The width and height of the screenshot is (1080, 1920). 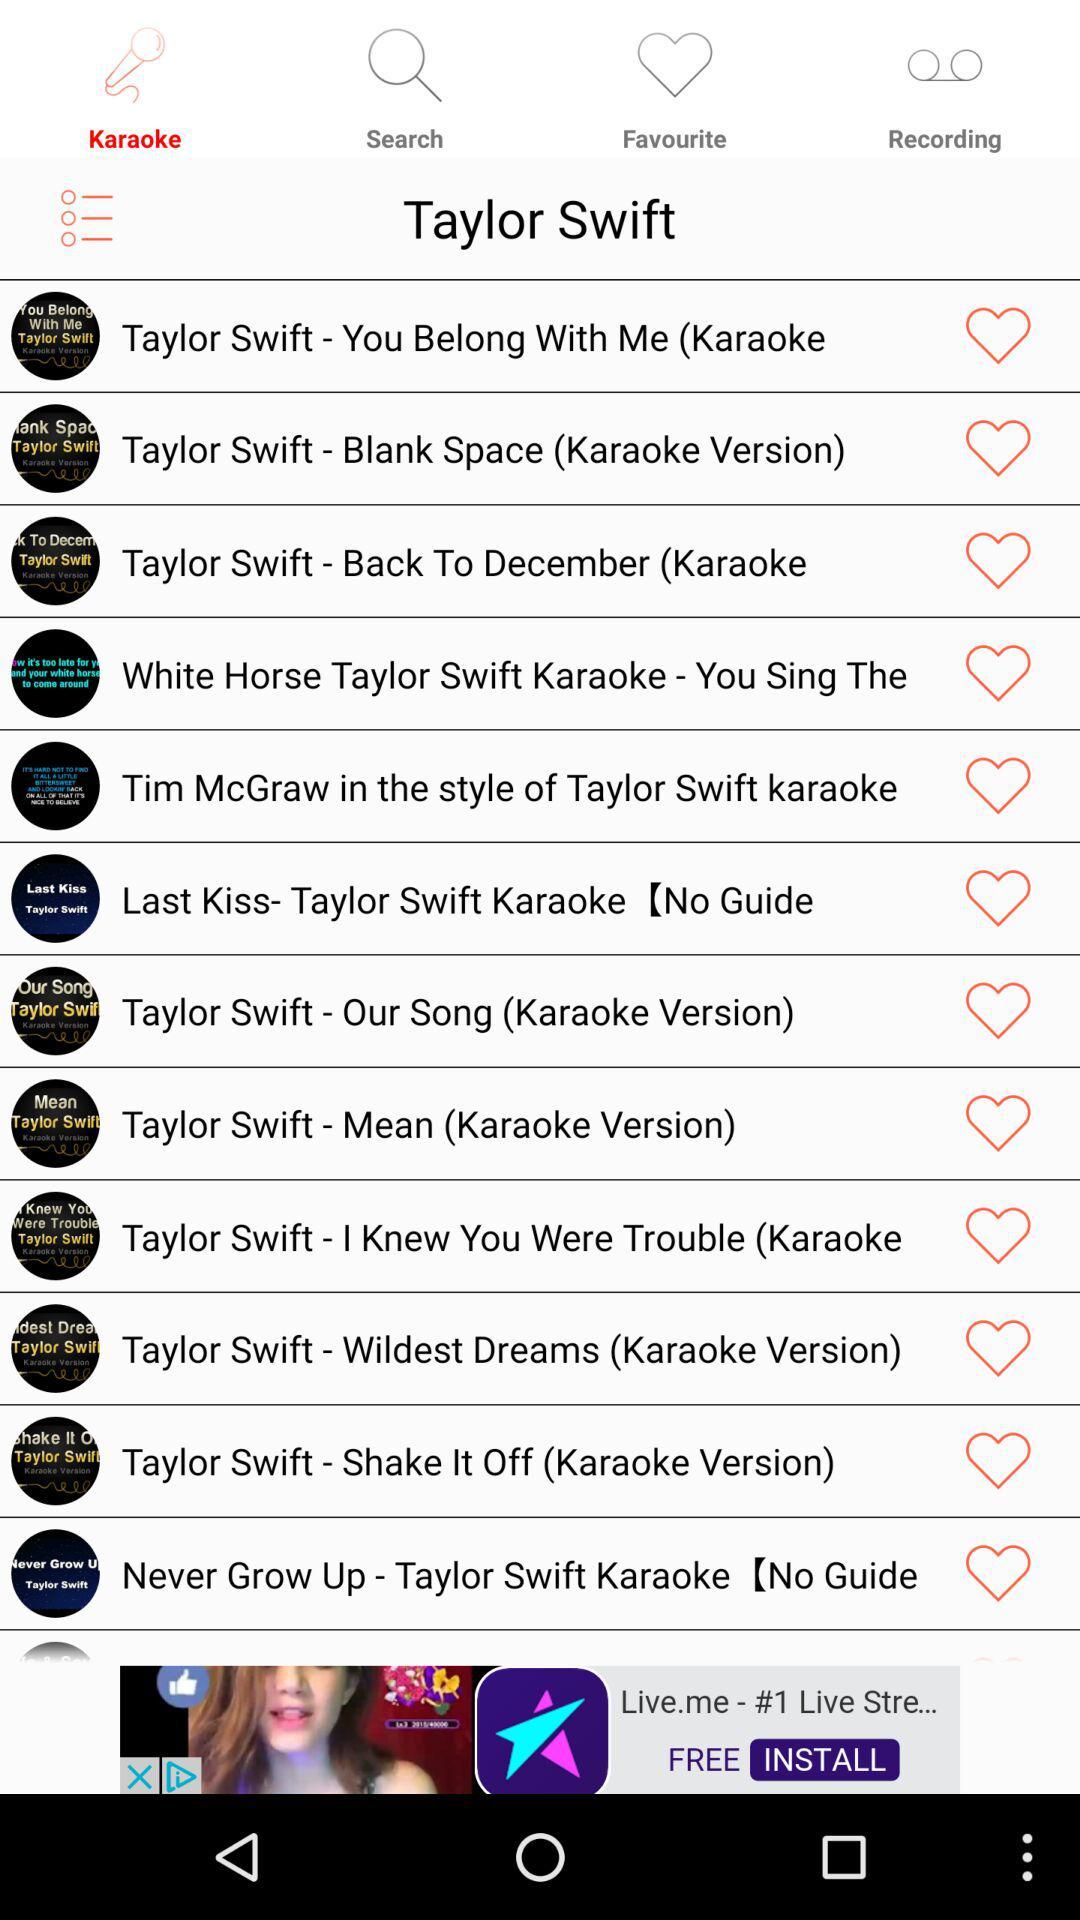 What do you see at coordinates (998, 673) in the screenshot?
I see `it` at bounding box center [998, 673].